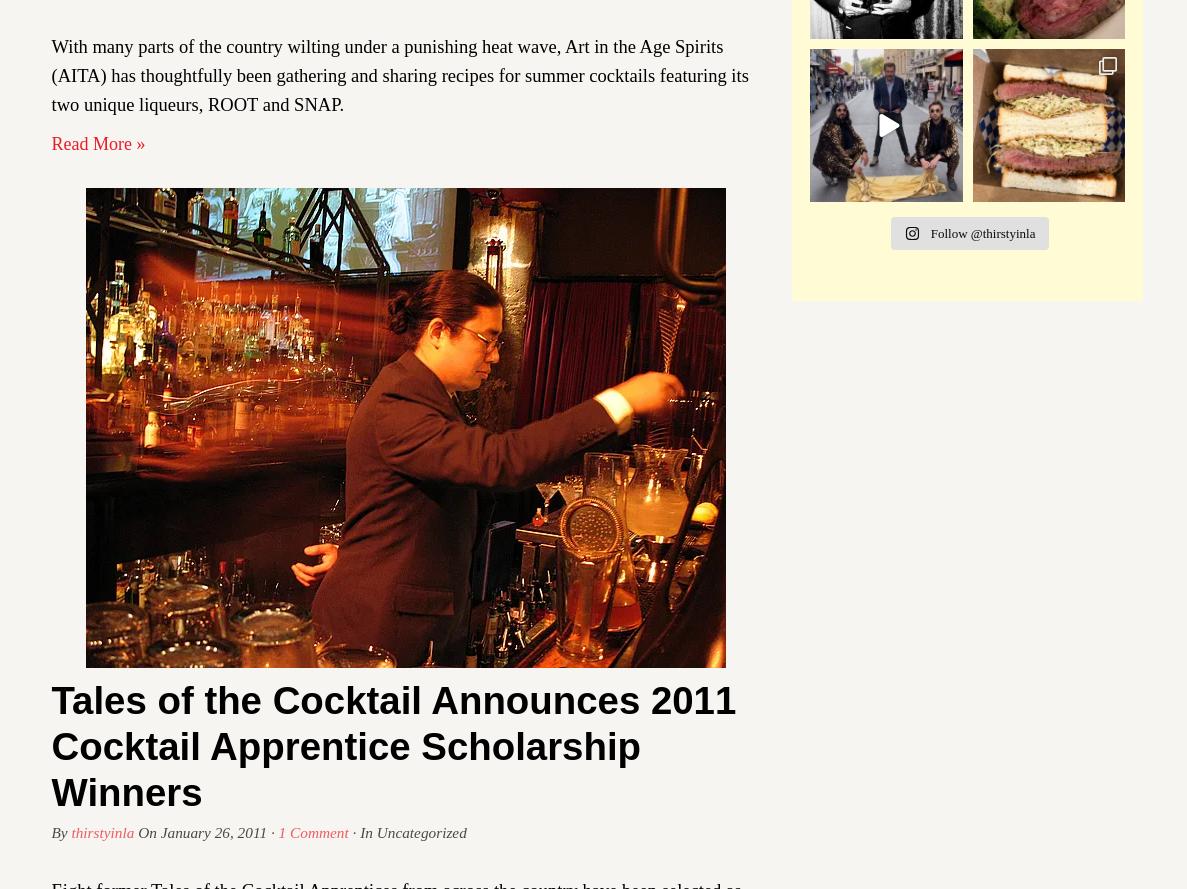 The height and width of the screenshot is (889, 1187). I want to click on 'January 26, 2011', so click(159, 830).